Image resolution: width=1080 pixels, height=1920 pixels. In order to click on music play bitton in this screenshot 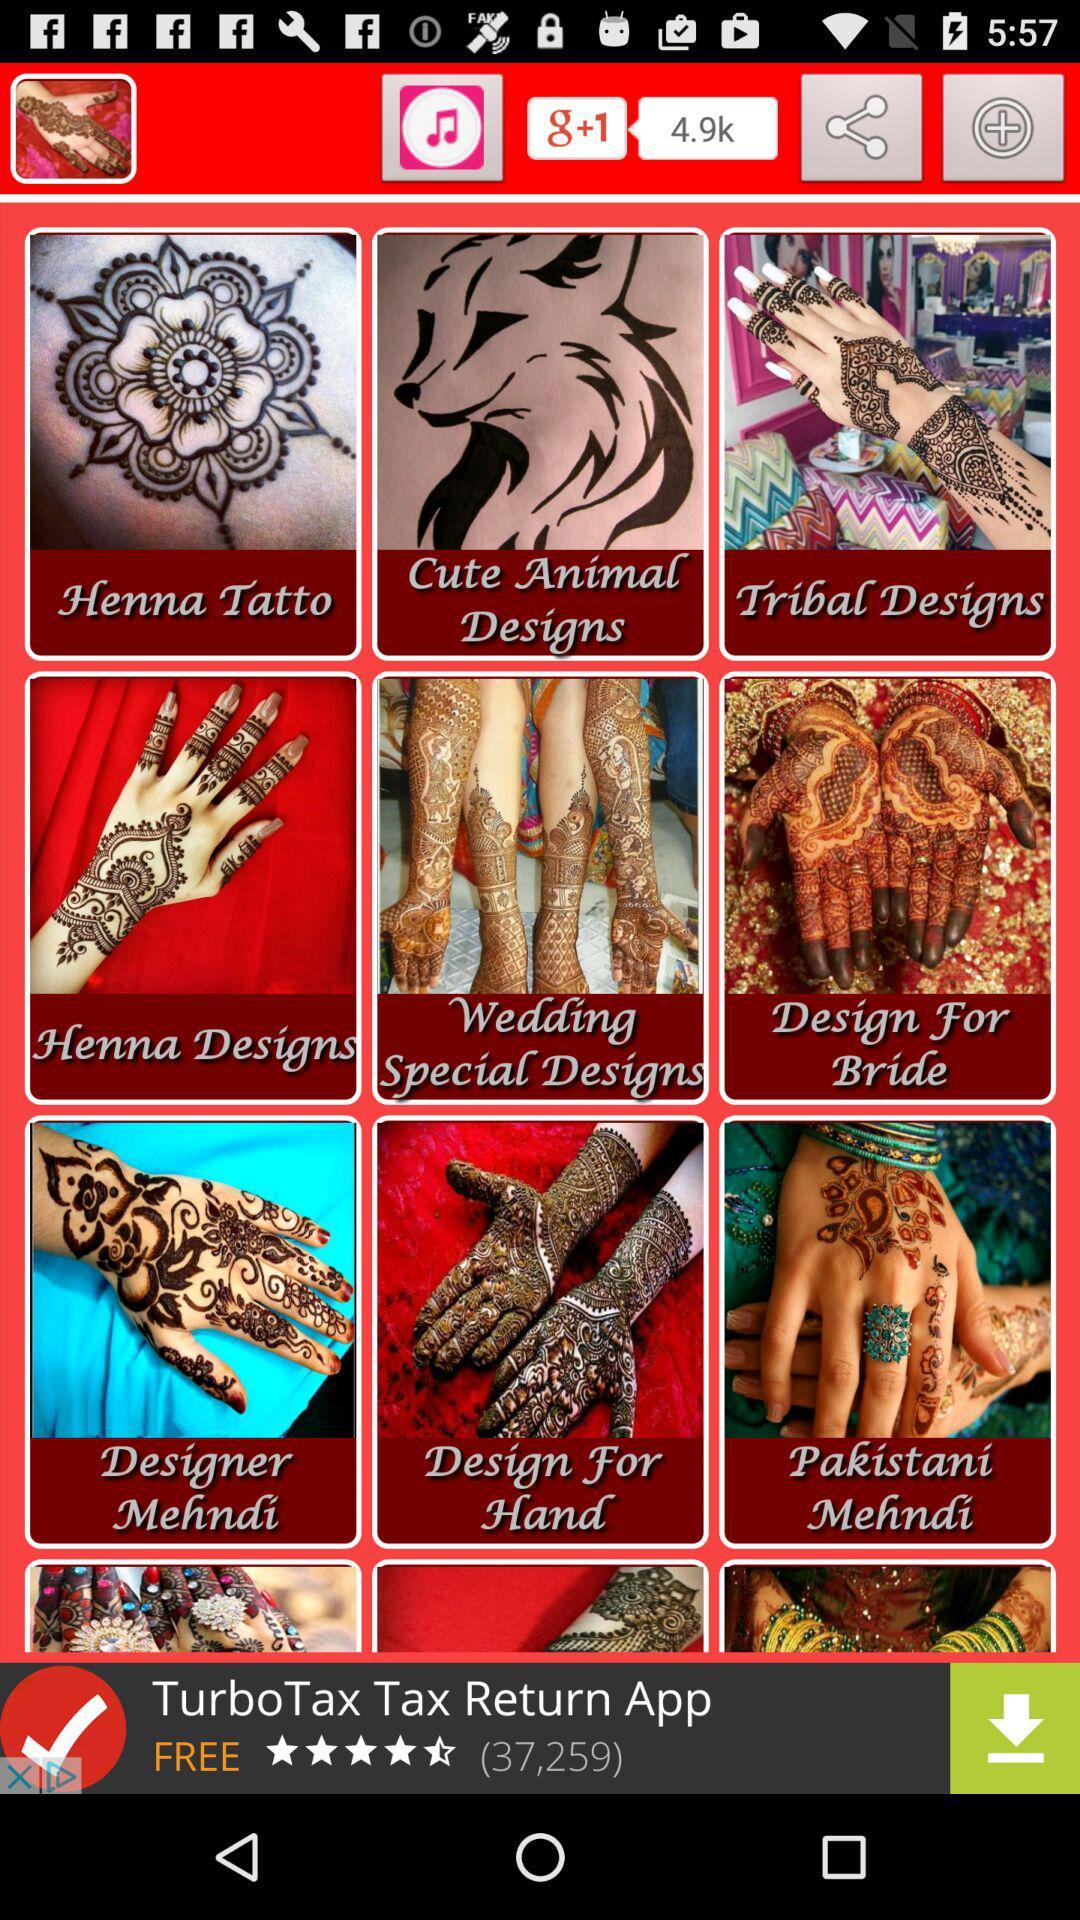, I will do `click(441, 131)`.